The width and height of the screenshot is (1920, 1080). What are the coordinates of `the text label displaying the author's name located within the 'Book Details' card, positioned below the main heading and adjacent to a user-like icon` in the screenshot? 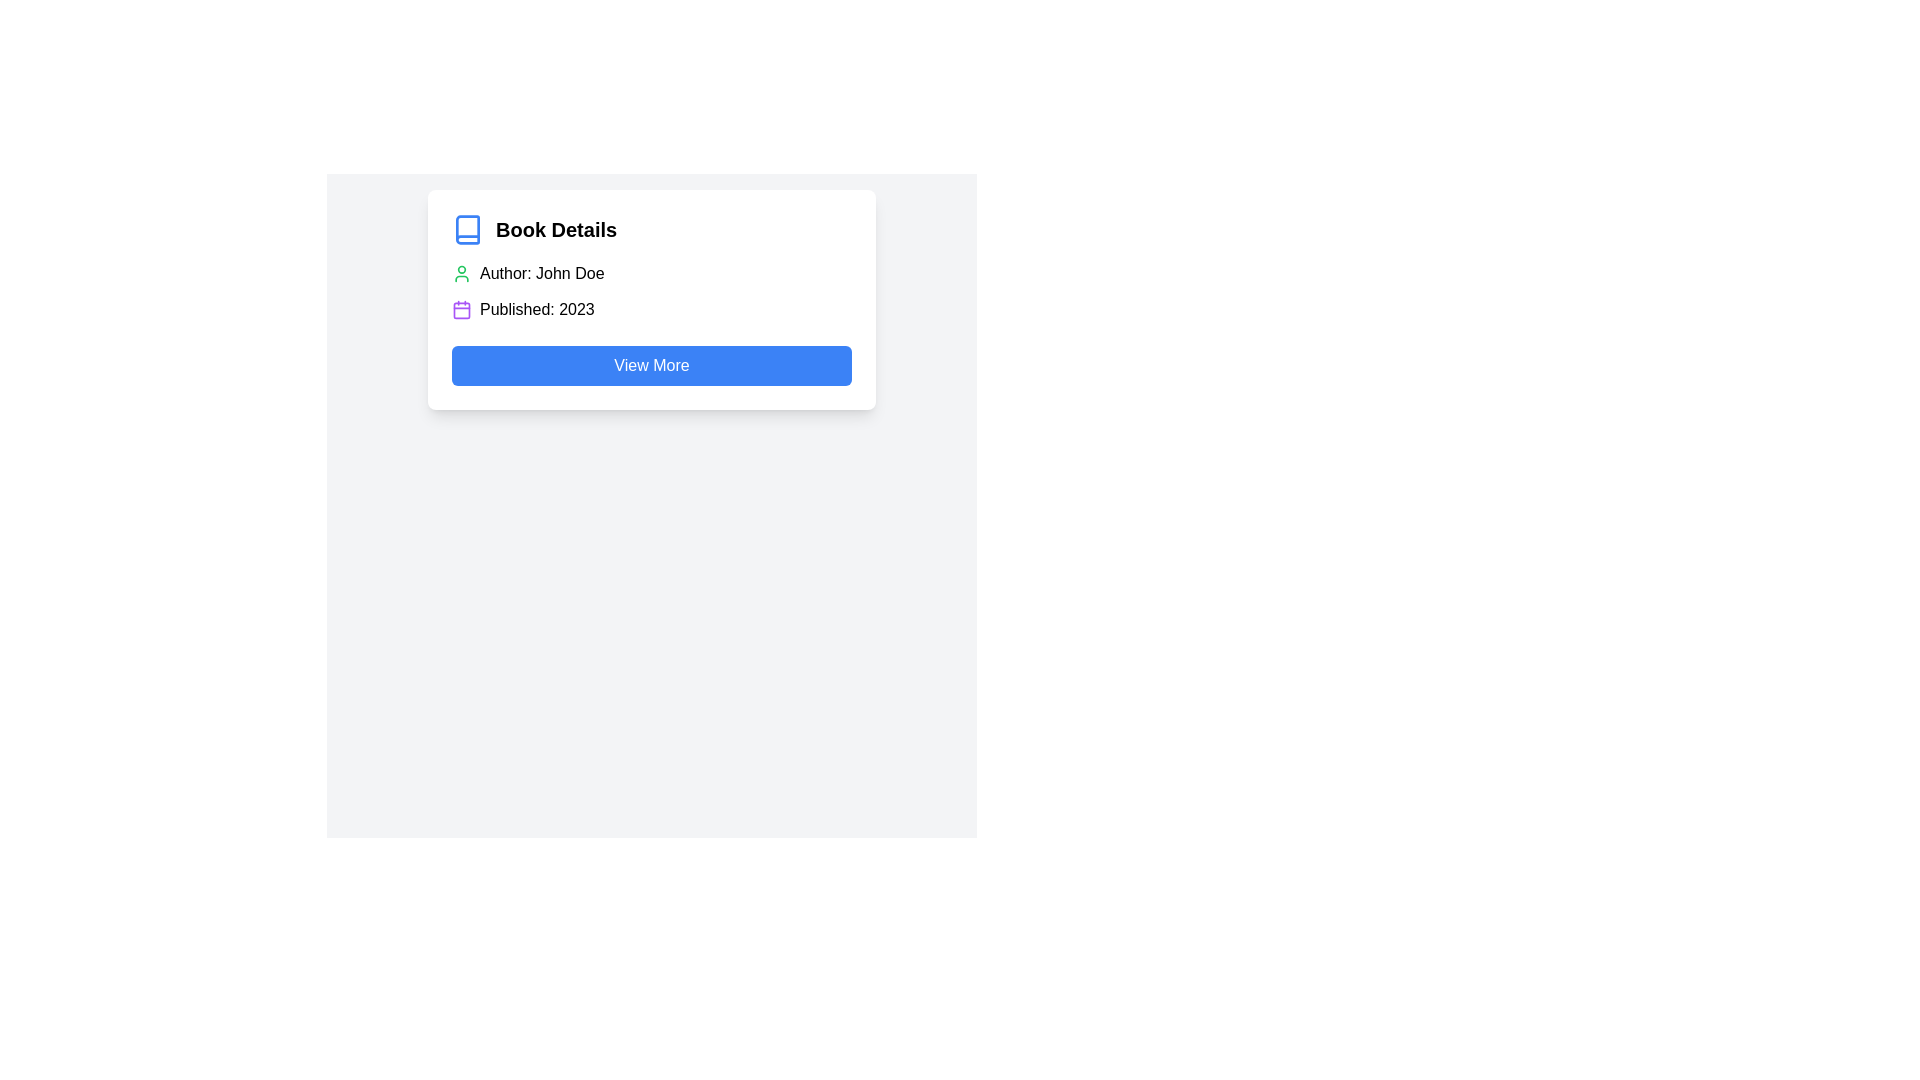 It's located at (542, 273).